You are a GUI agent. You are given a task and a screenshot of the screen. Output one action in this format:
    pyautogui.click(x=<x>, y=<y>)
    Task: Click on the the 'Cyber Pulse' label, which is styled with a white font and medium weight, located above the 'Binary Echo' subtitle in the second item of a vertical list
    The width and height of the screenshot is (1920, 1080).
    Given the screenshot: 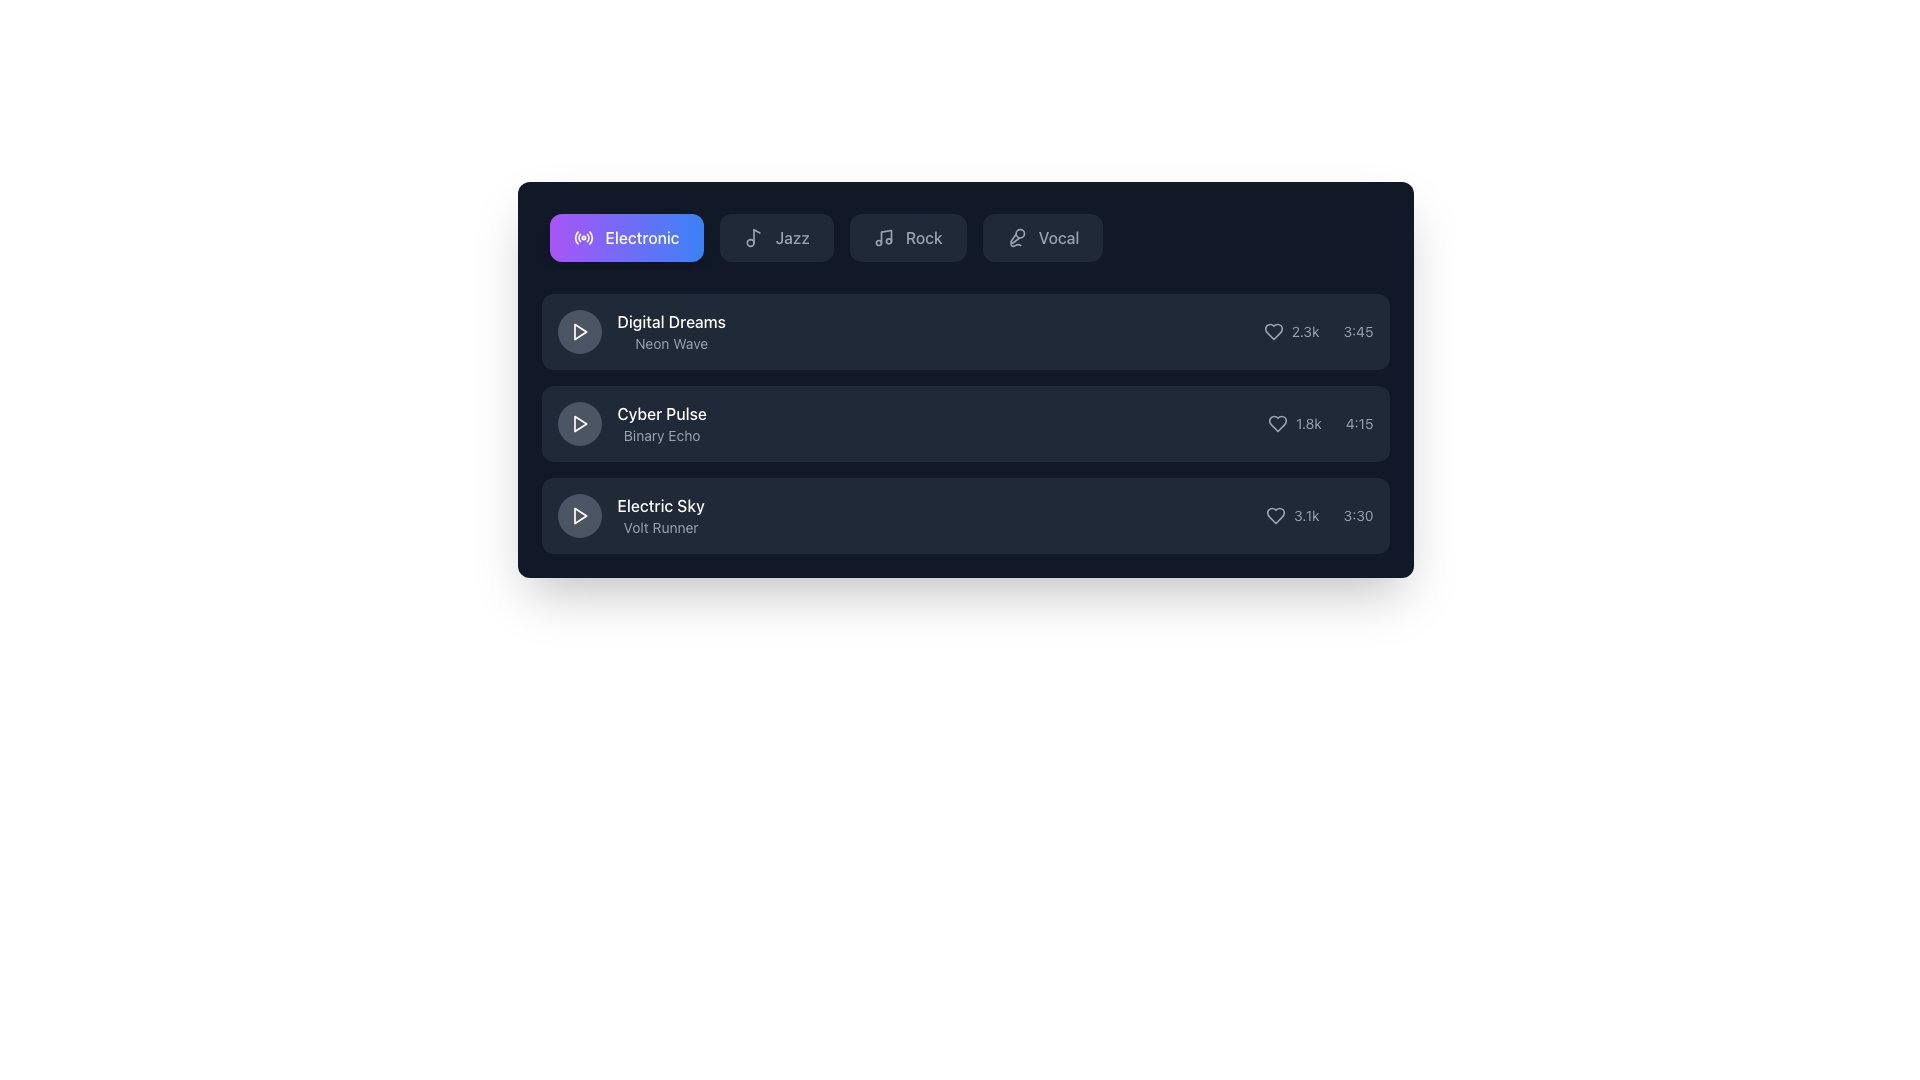 What is the action you would take?
    pyautogui.click(x=662, y=412)
    